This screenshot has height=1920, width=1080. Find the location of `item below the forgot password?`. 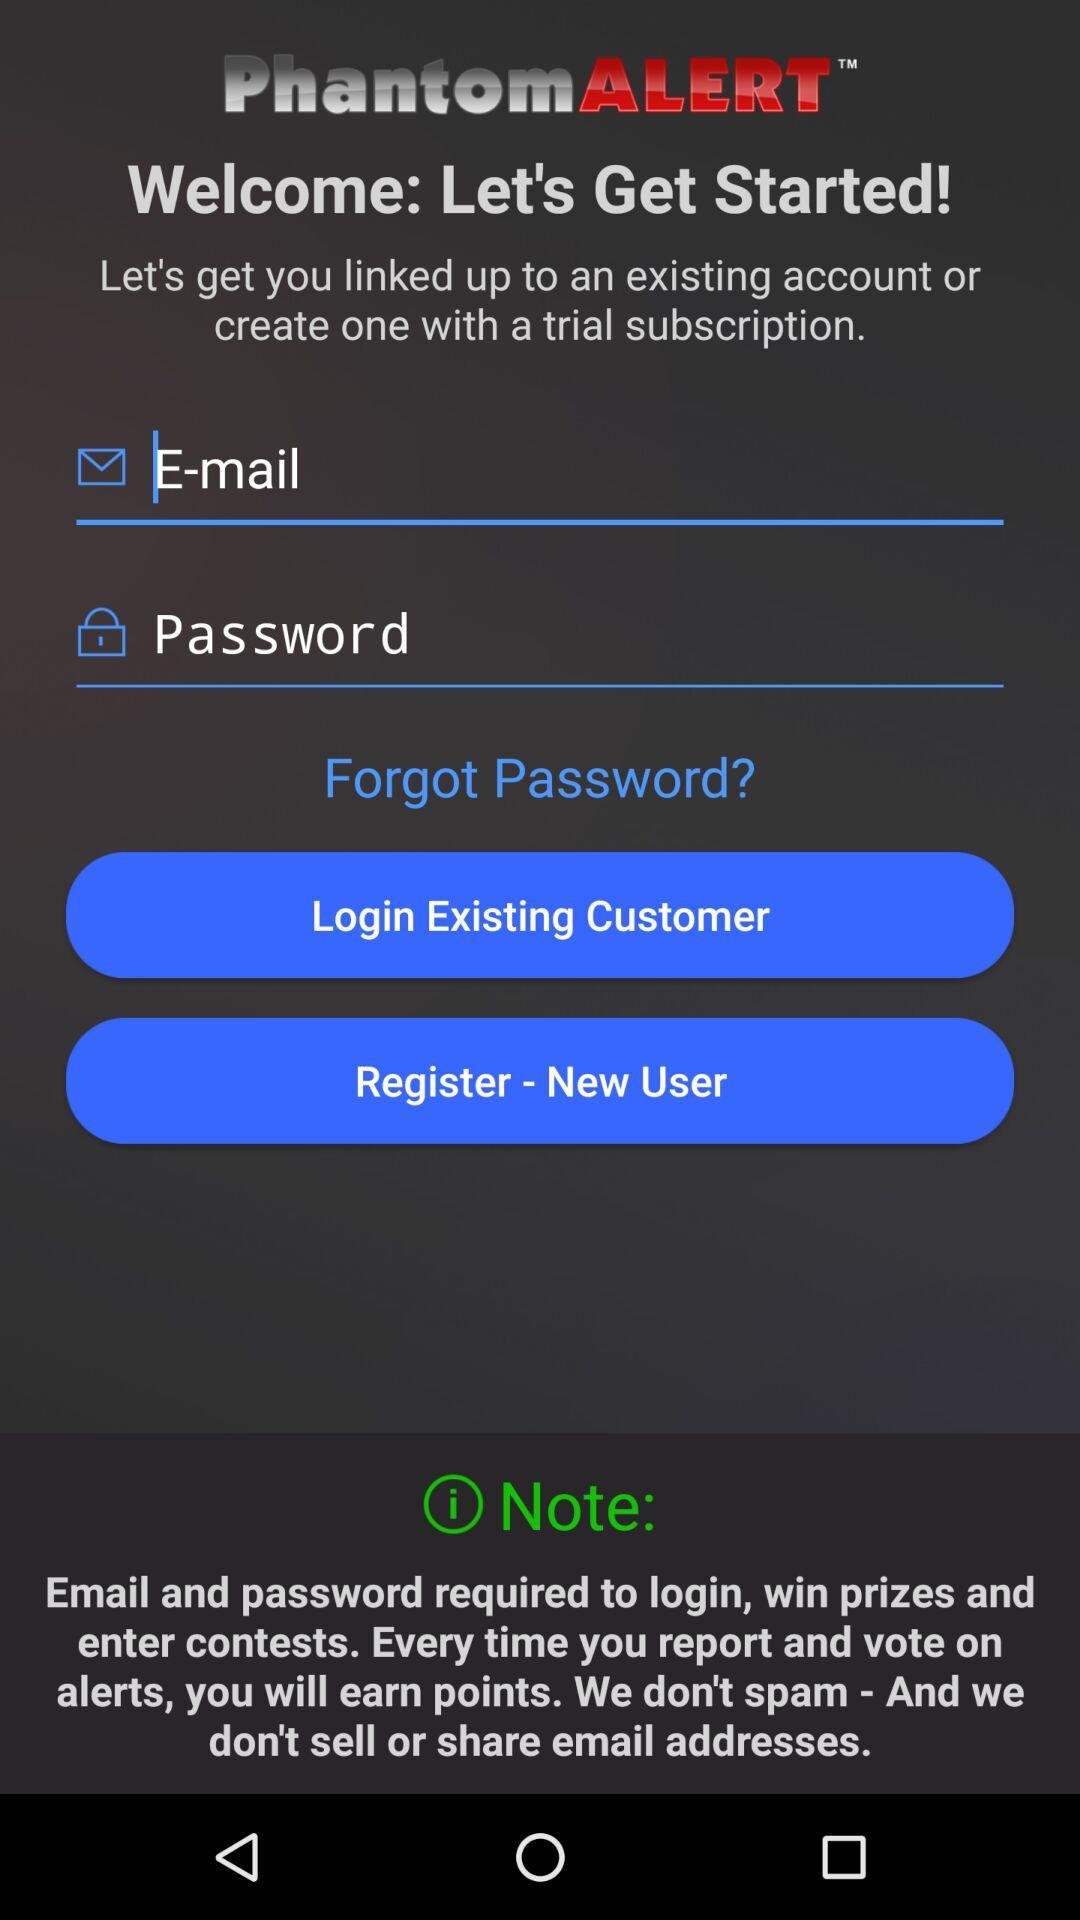

item below the forgot password? is located at coordinates (540, 914).